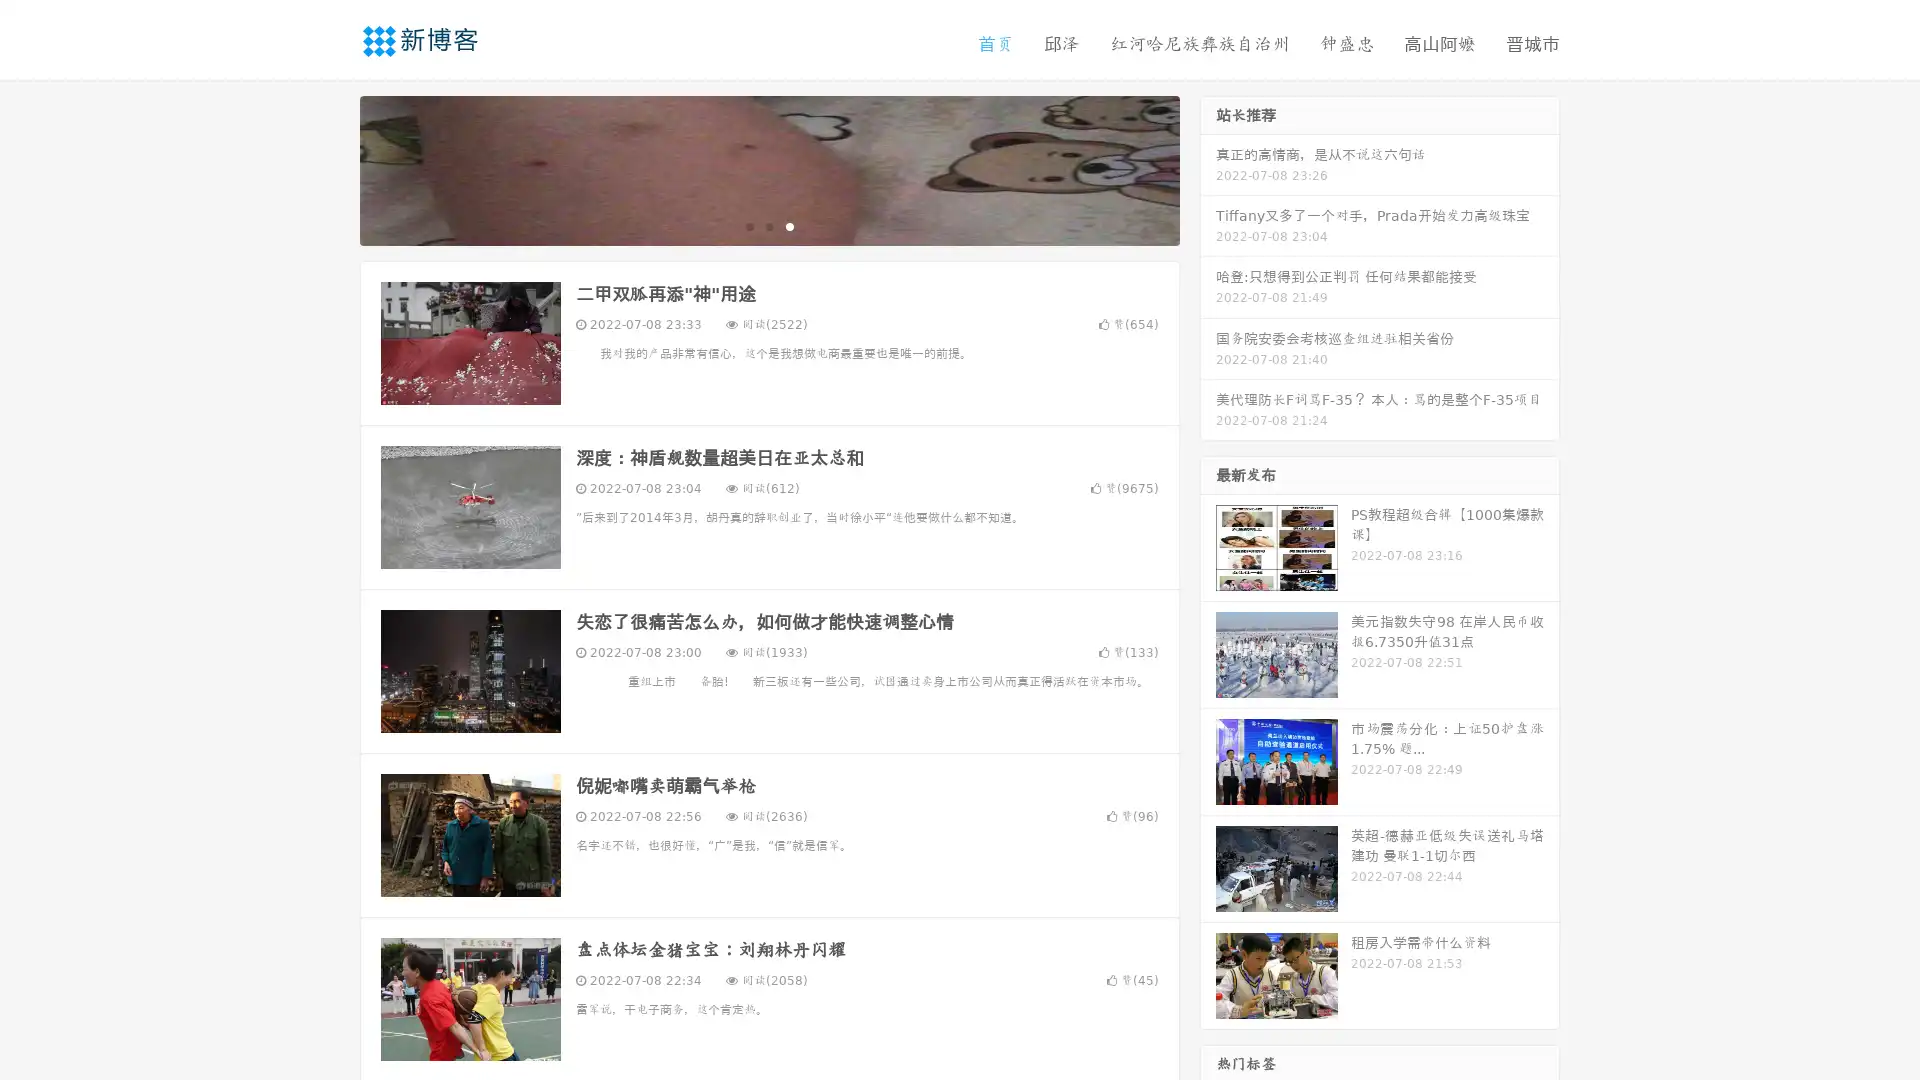  Describe the element at coordinates (1208, 168) in the screenshot. I see `Next slide` at that location.